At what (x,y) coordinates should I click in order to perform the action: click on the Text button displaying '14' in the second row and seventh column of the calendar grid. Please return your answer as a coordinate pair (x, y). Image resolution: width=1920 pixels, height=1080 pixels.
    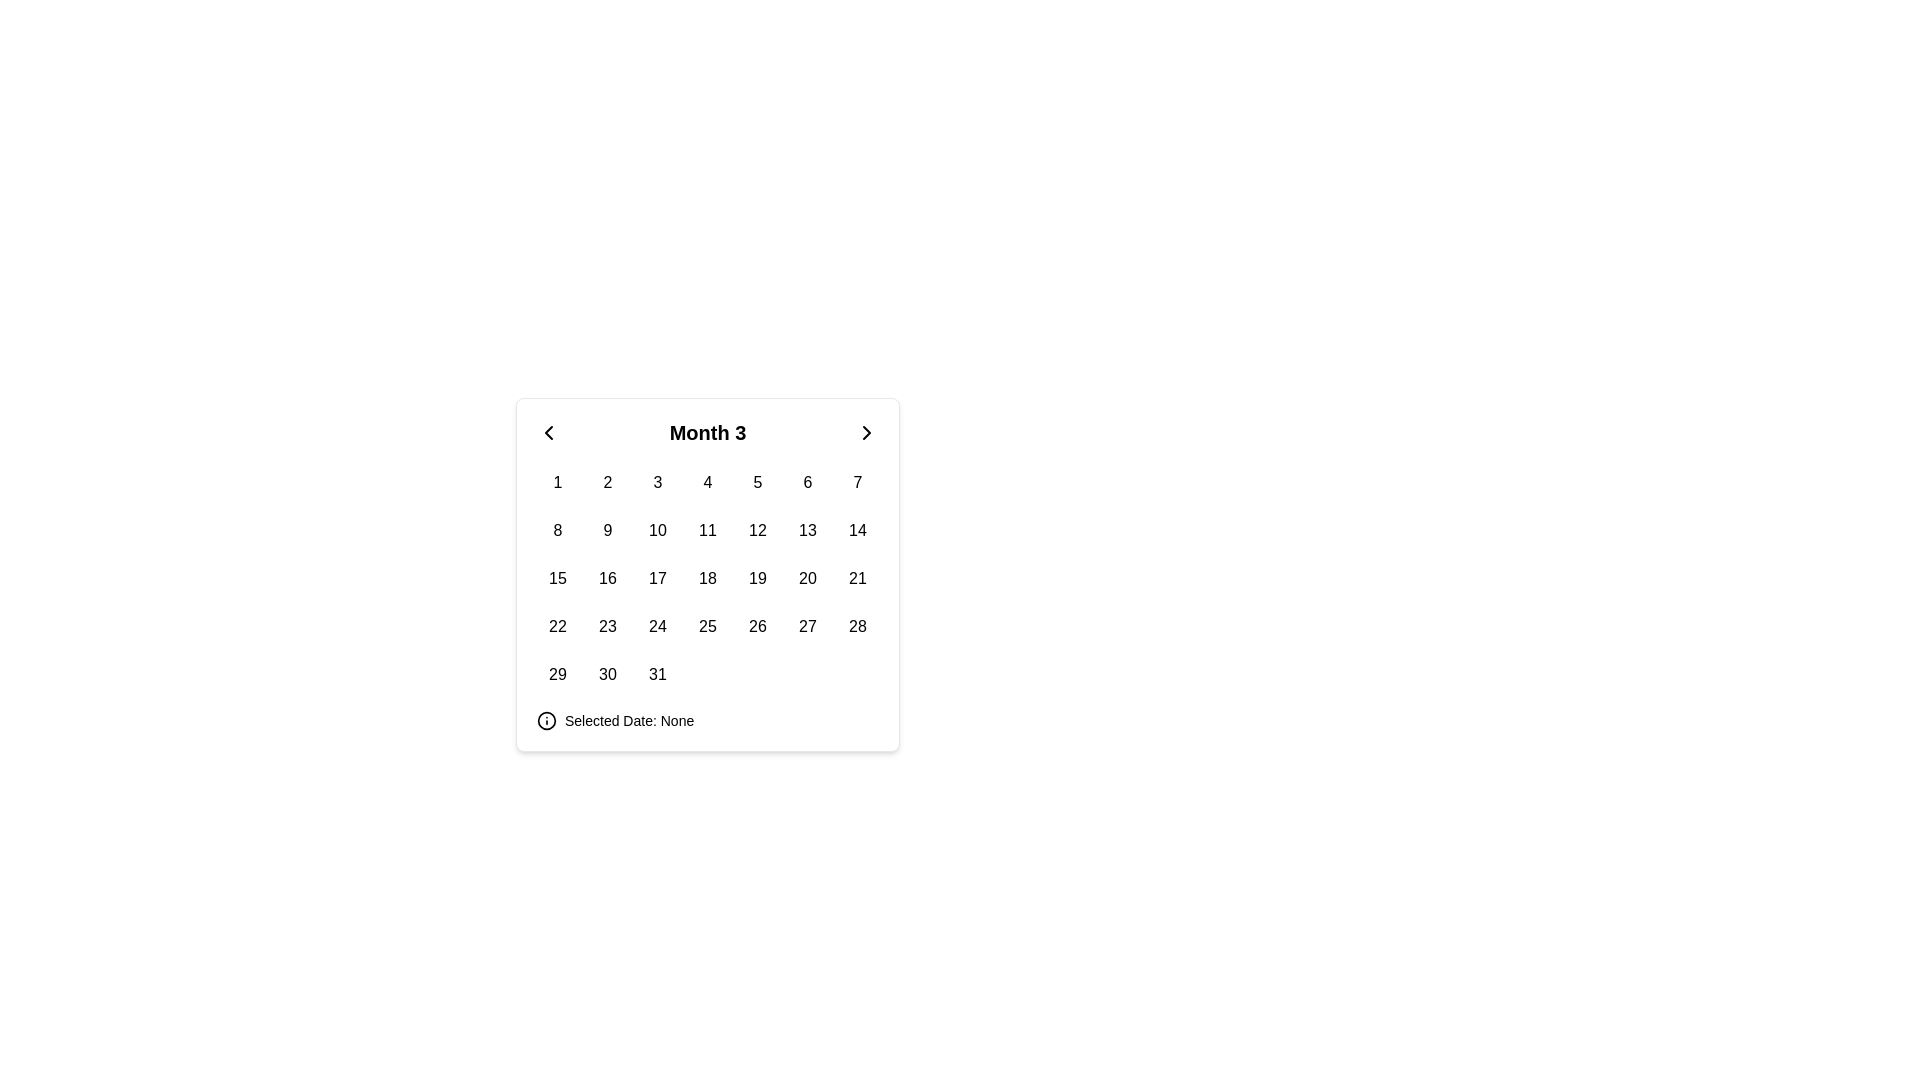
    Looking at the image, I should click on (858, 530).